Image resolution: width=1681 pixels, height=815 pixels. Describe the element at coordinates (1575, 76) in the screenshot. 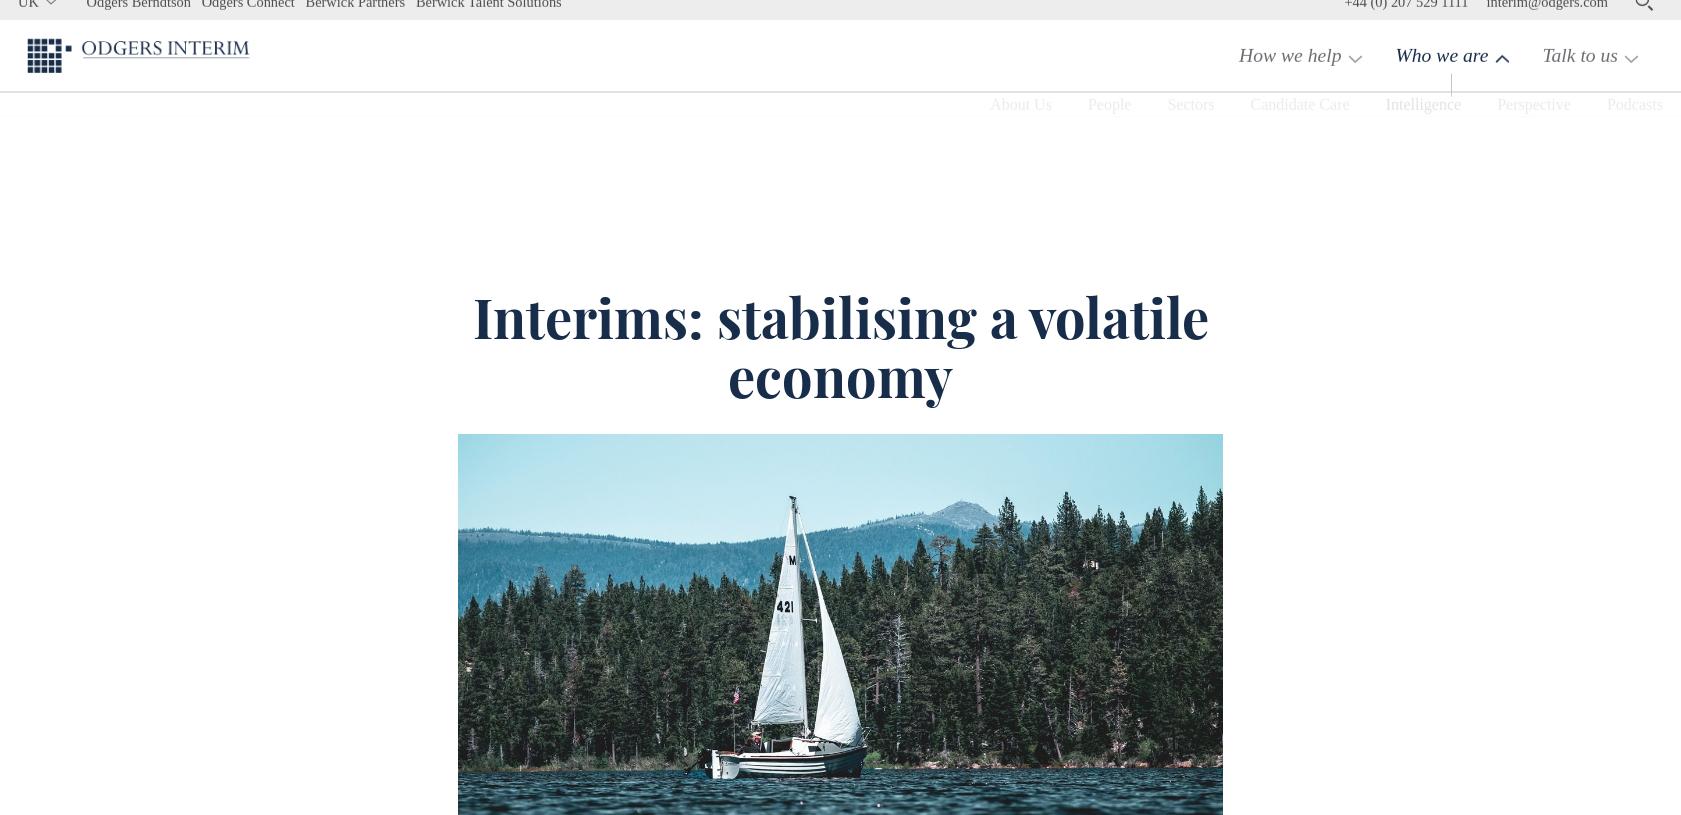

I see `'Talk to us'` at that location.